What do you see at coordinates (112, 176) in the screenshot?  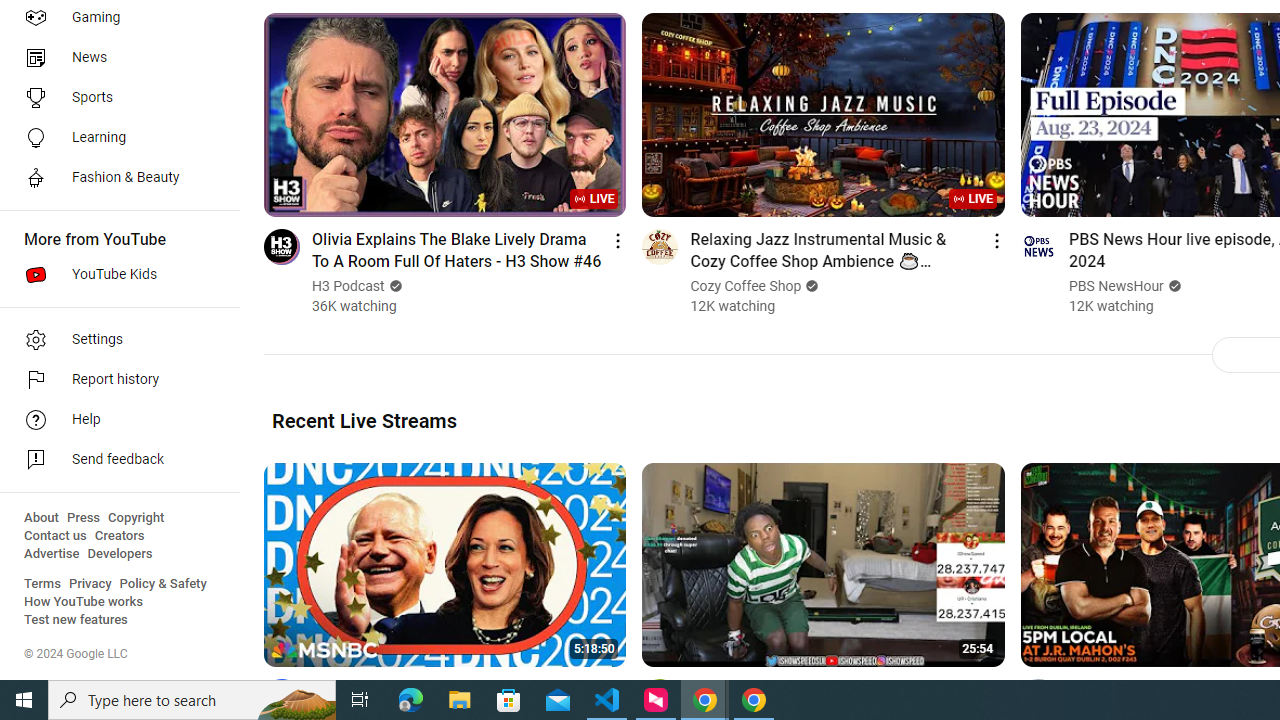 I see `'Fashion & Beauty'` at bounding box center [112, 176].